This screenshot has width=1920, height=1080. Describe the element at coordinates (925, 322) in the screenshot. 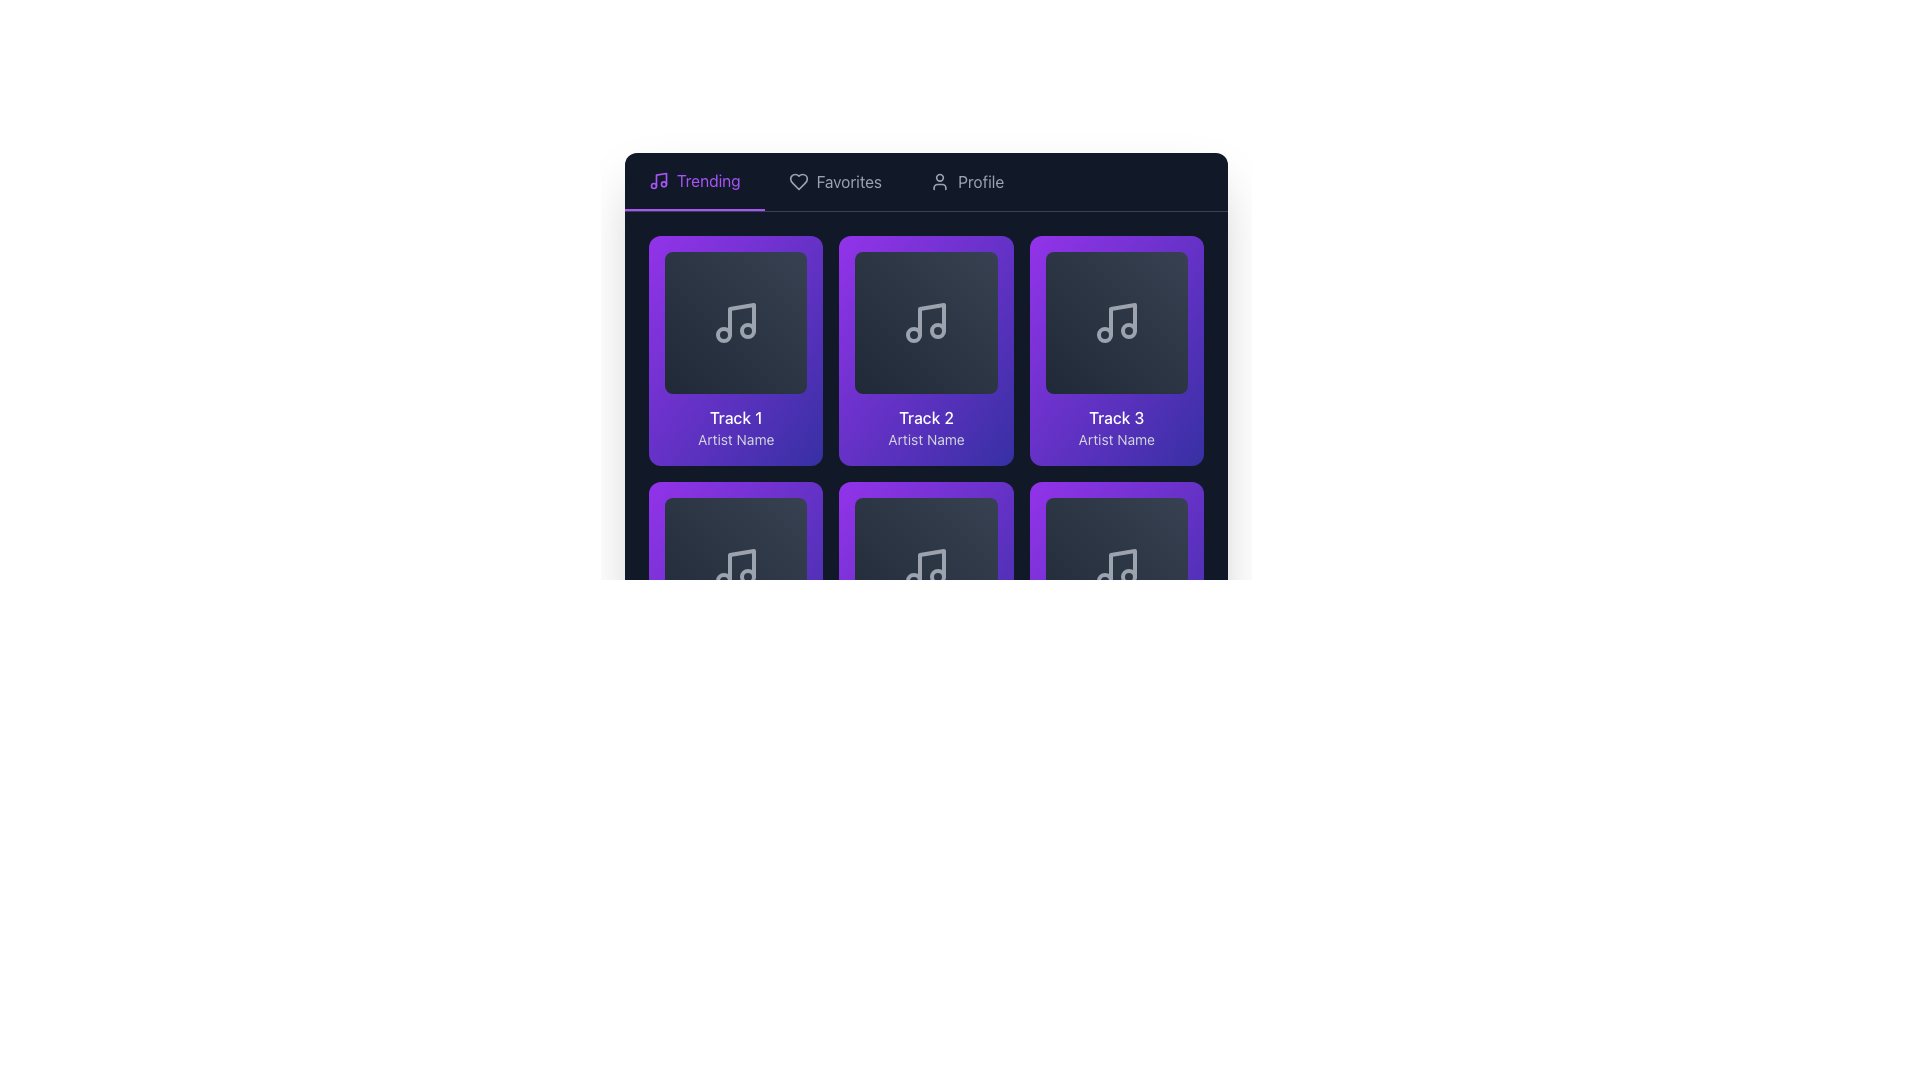

I see `the music icon located in the center of the 'Track 2' card, which has a purple background and rounded corners` at that location.